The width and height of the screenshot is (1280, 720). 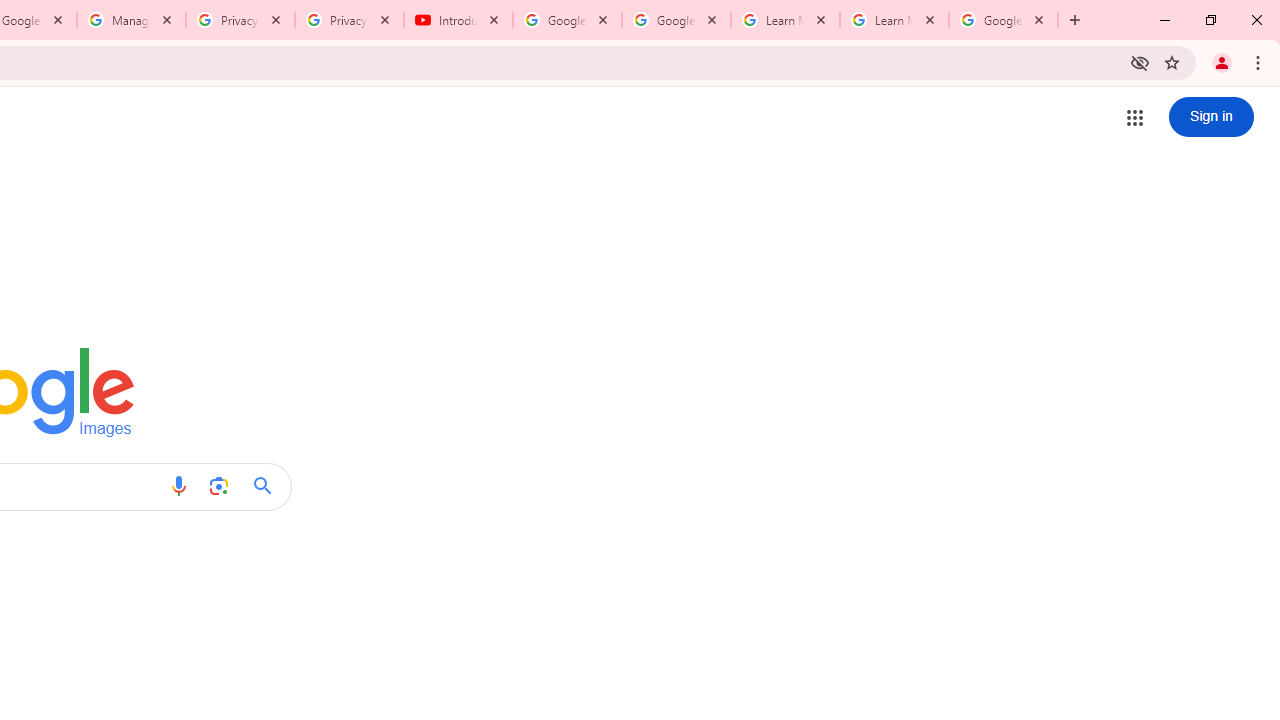 What do you see at coordinates (218, 486) in the screenshot?
I see `'Search by image'` at bounding box center [218, 486].